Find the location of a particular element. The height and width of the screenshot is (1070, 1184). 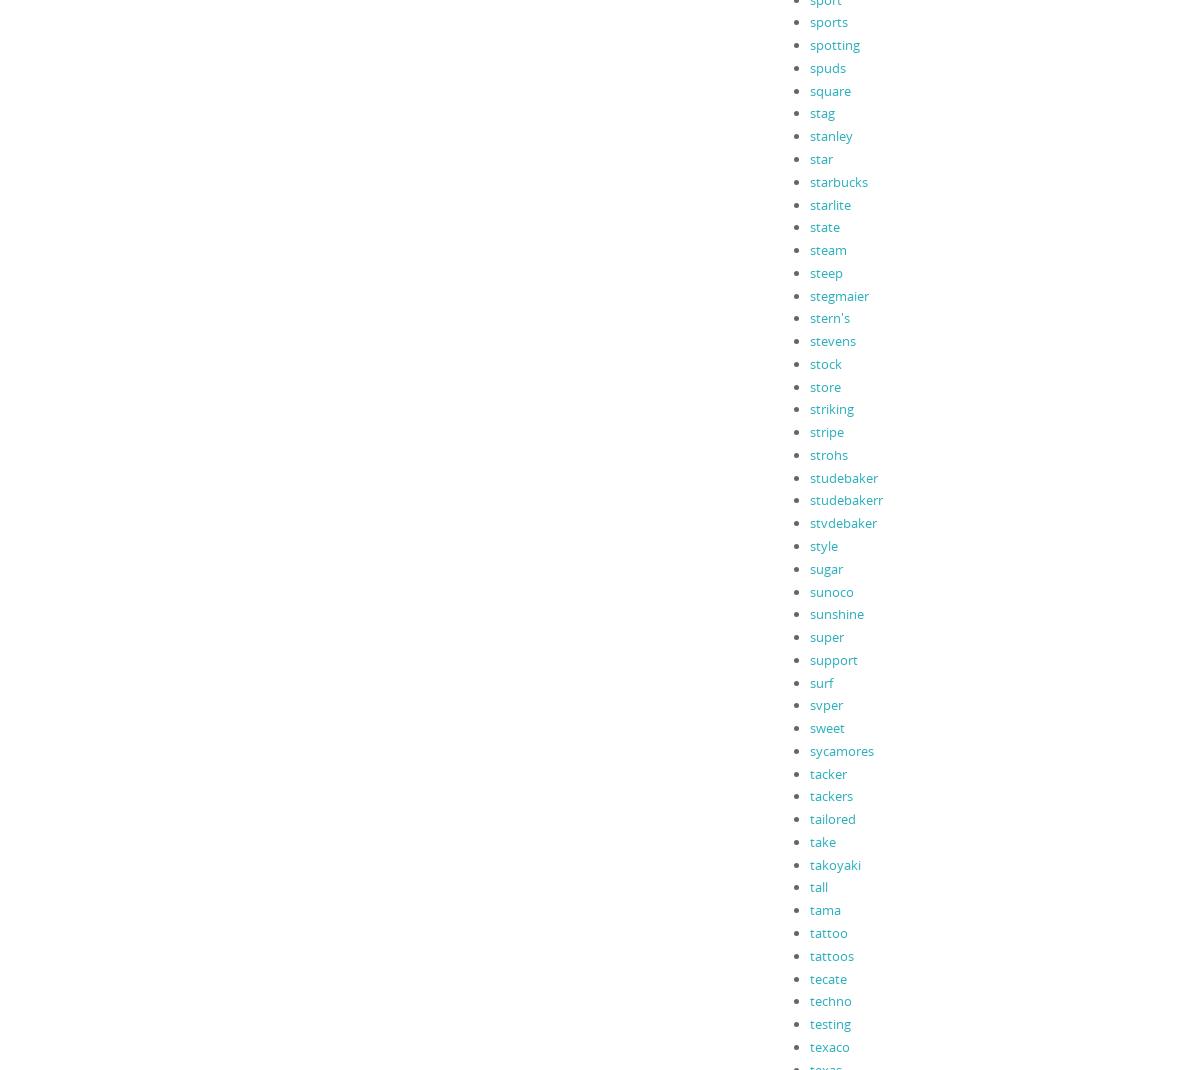

'sugar' is located at coordinates (808, 566).